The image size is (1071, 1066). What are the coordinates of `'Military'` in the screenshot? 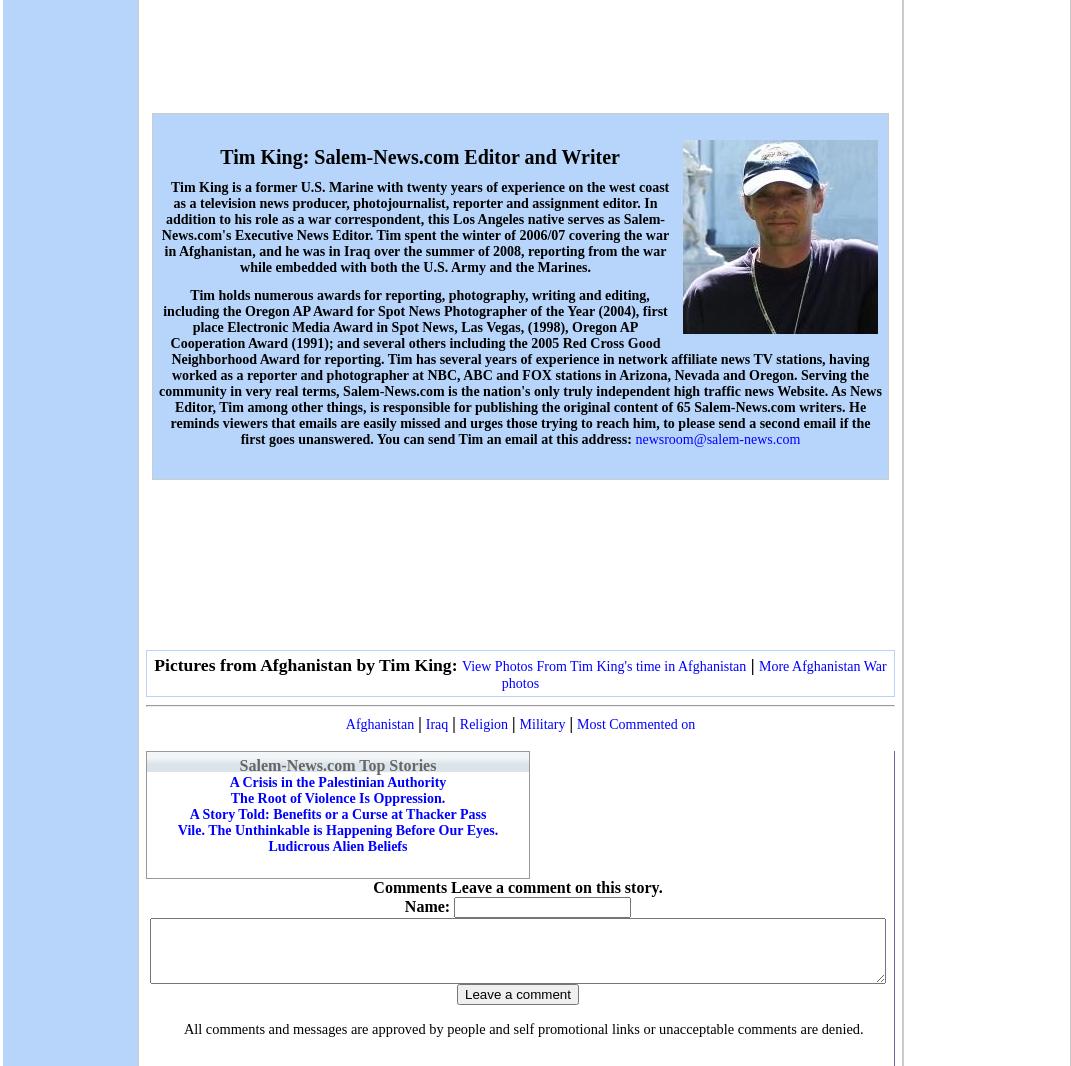 It's located at (542, 722).